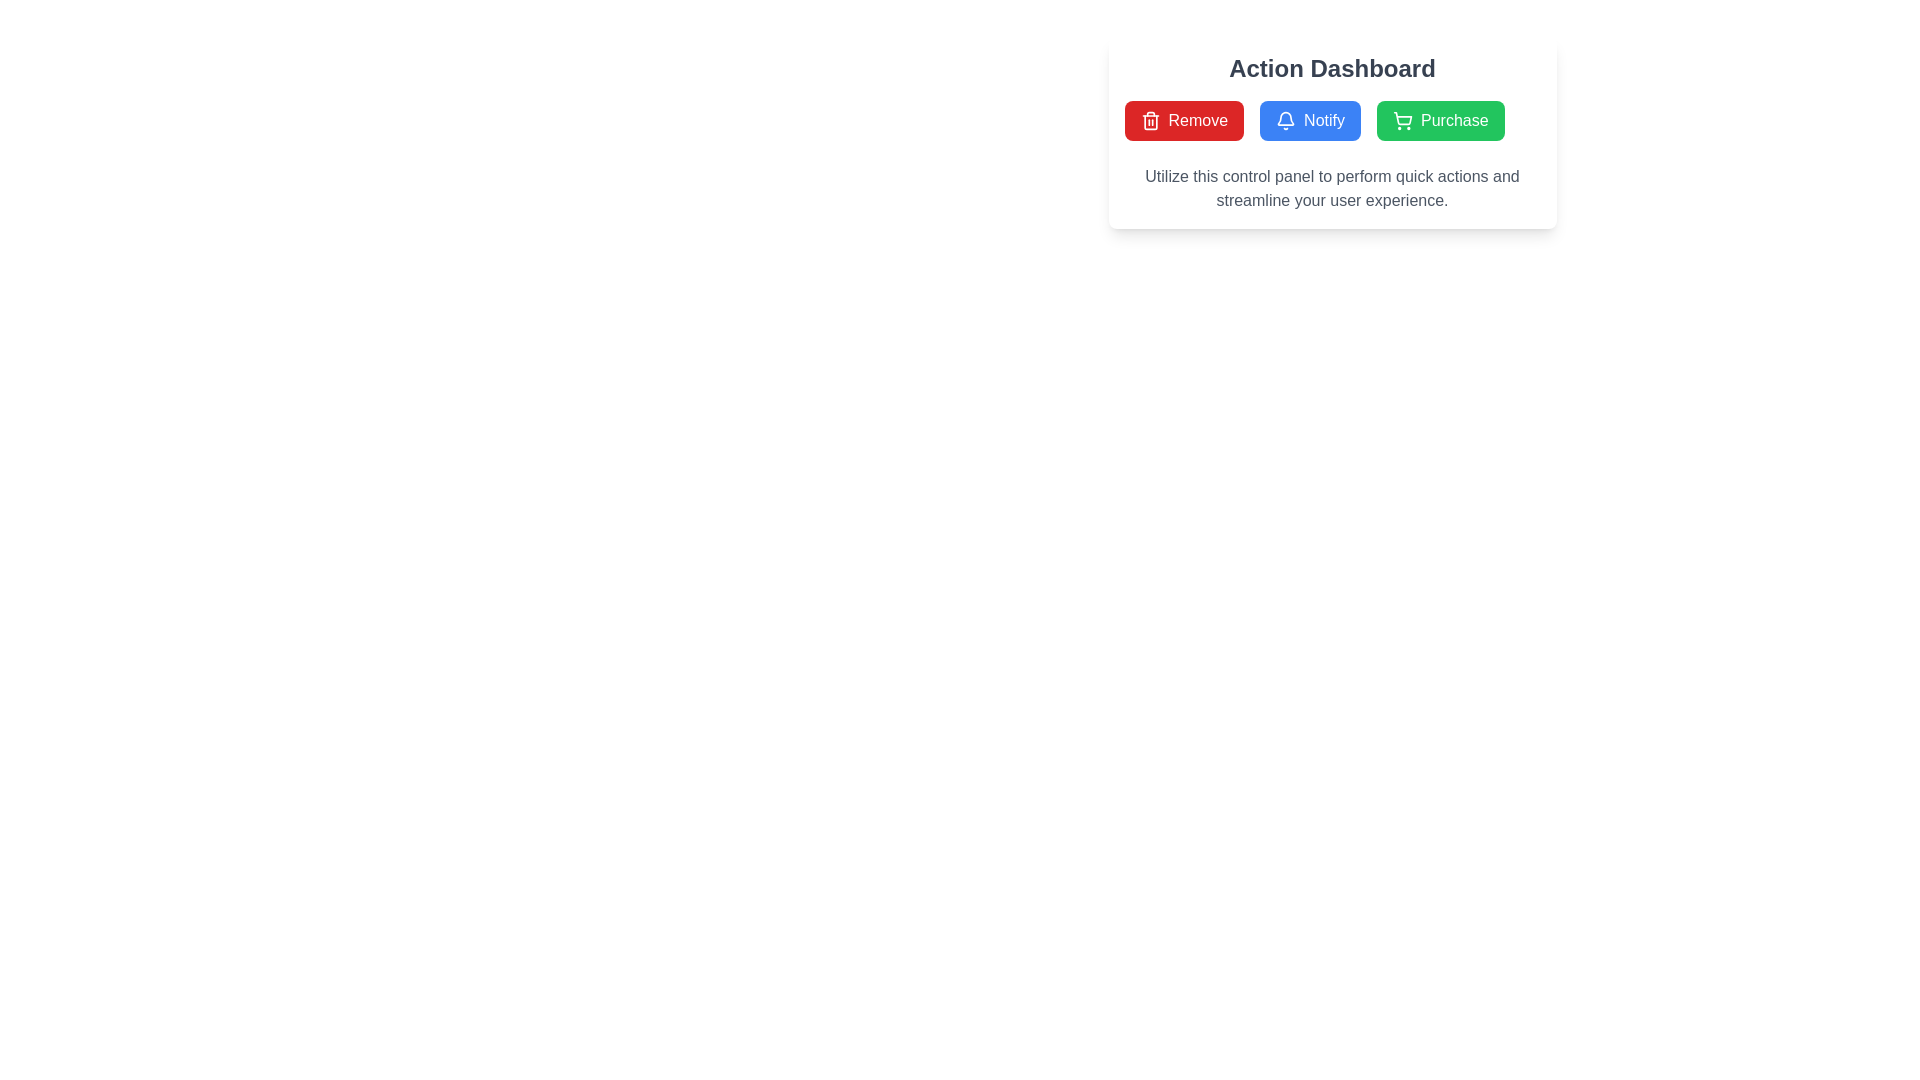  I want to click on the blue 'Notify' button with a white bell icon to initiate a notification, so click(1310, 120).